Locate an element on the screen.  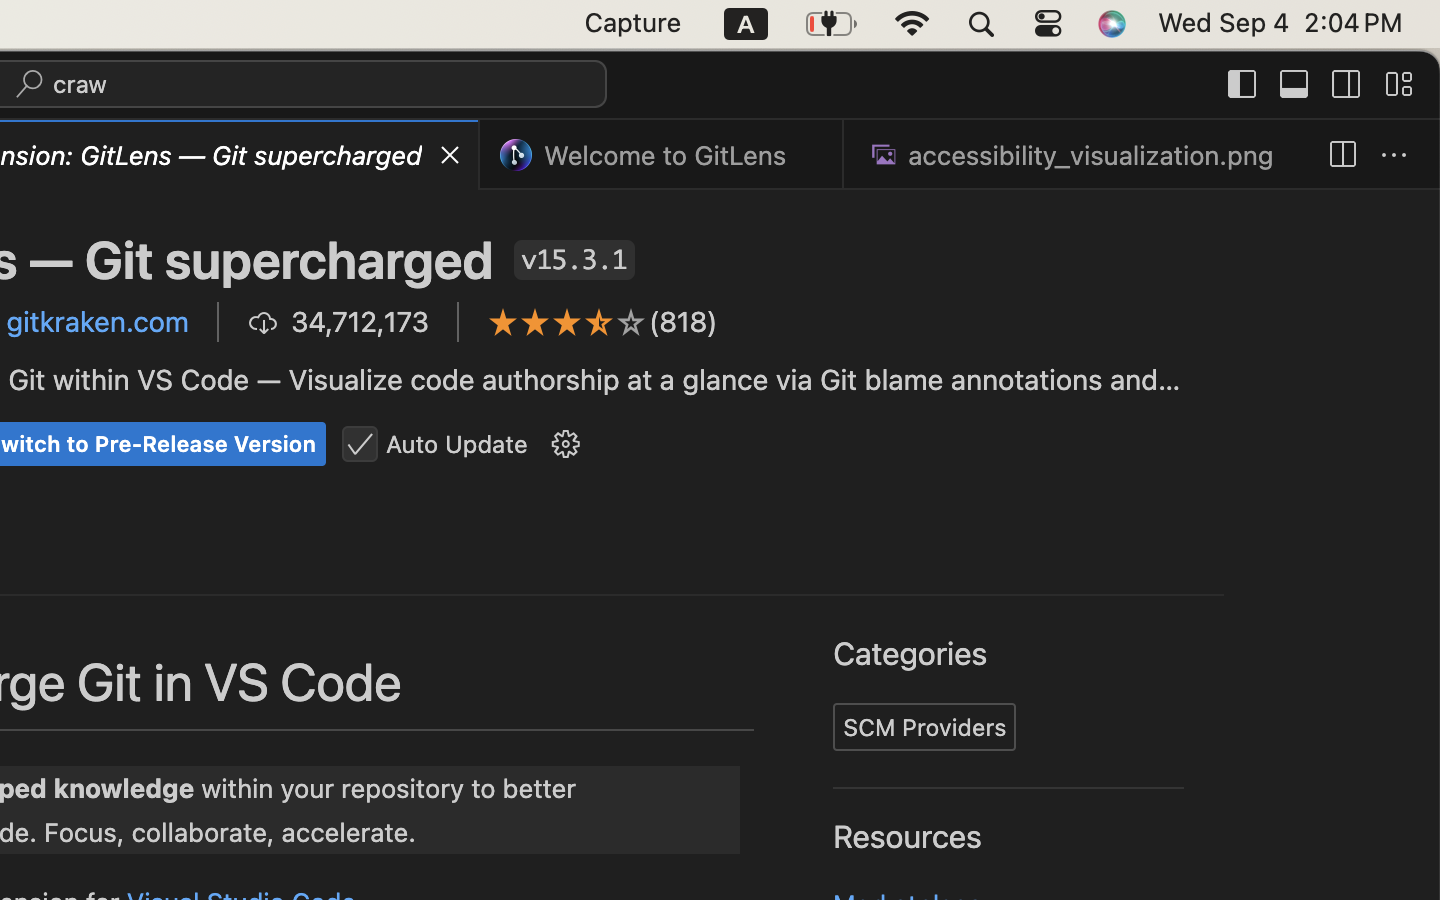
'' is located at coordinates (567, 321).